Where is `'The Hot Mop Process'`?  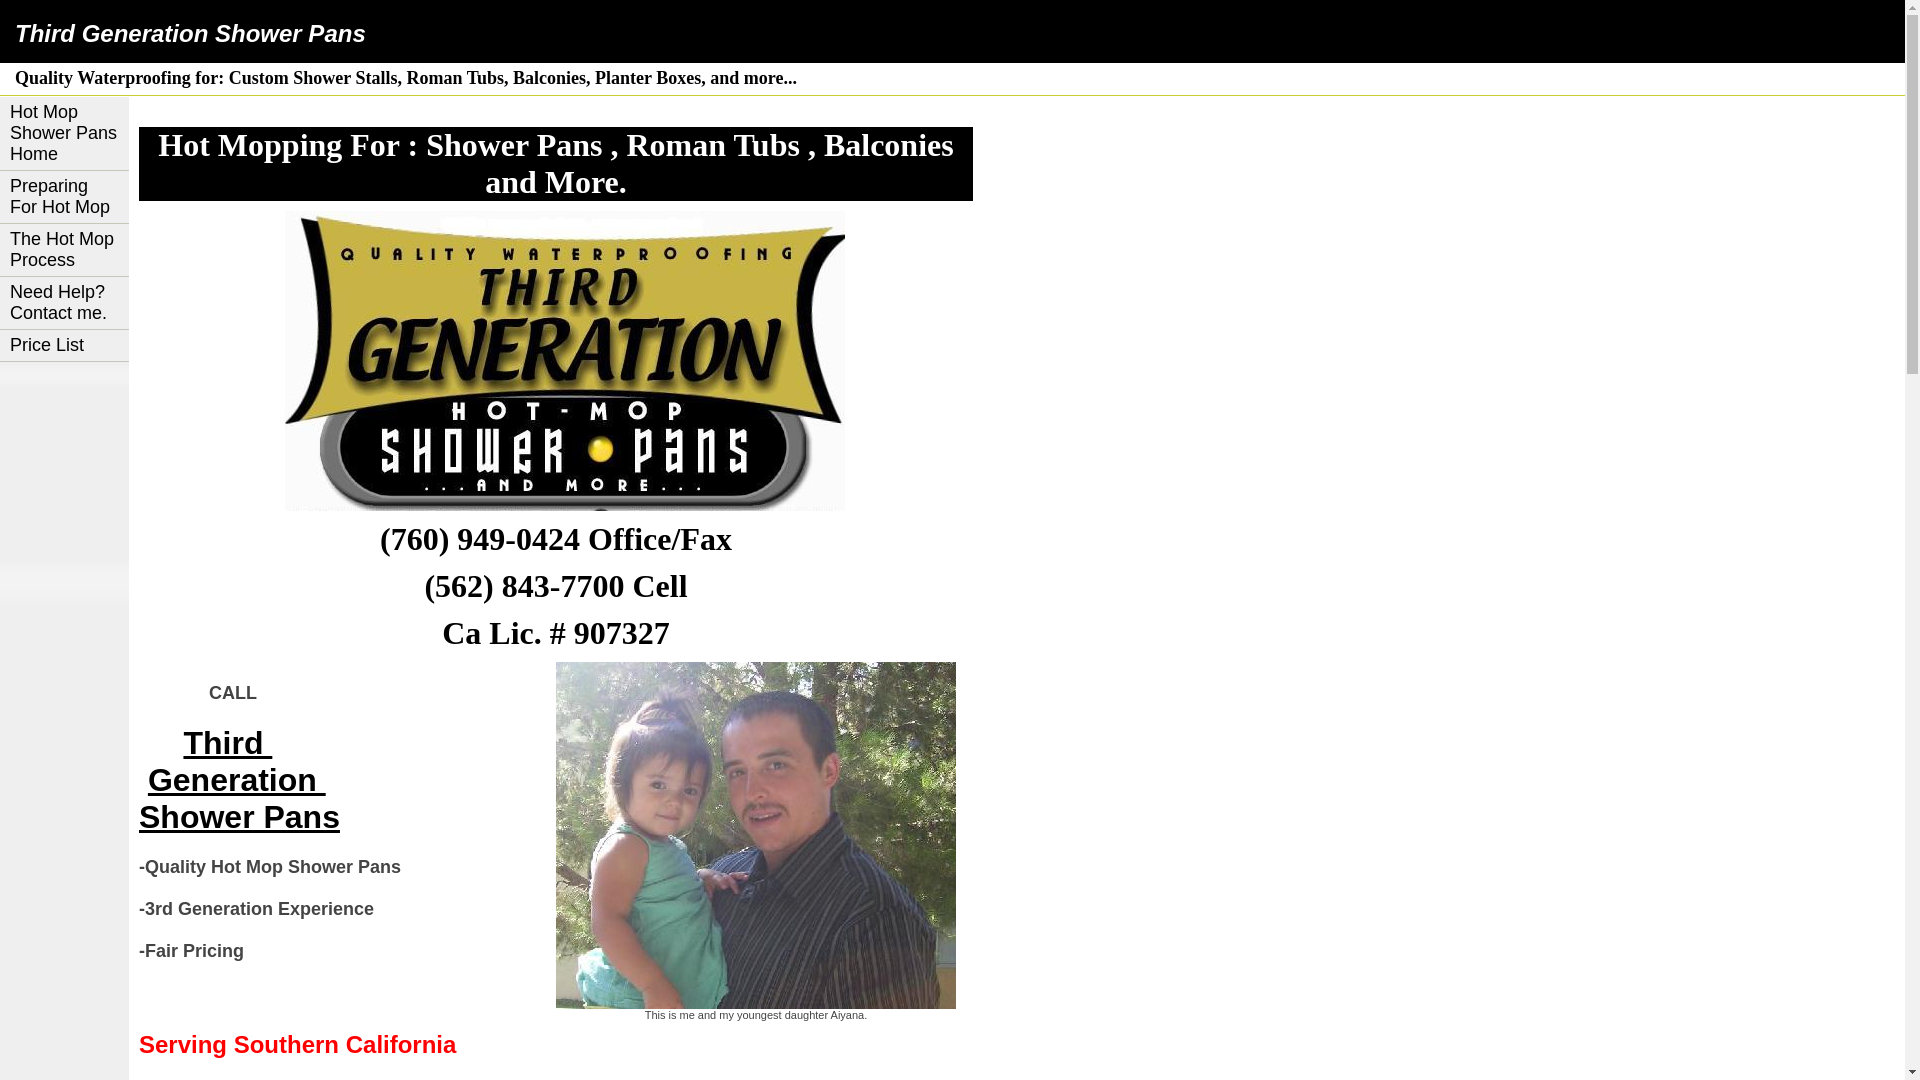 'The Hot Mop Process' is located at coordinates (64, 249).